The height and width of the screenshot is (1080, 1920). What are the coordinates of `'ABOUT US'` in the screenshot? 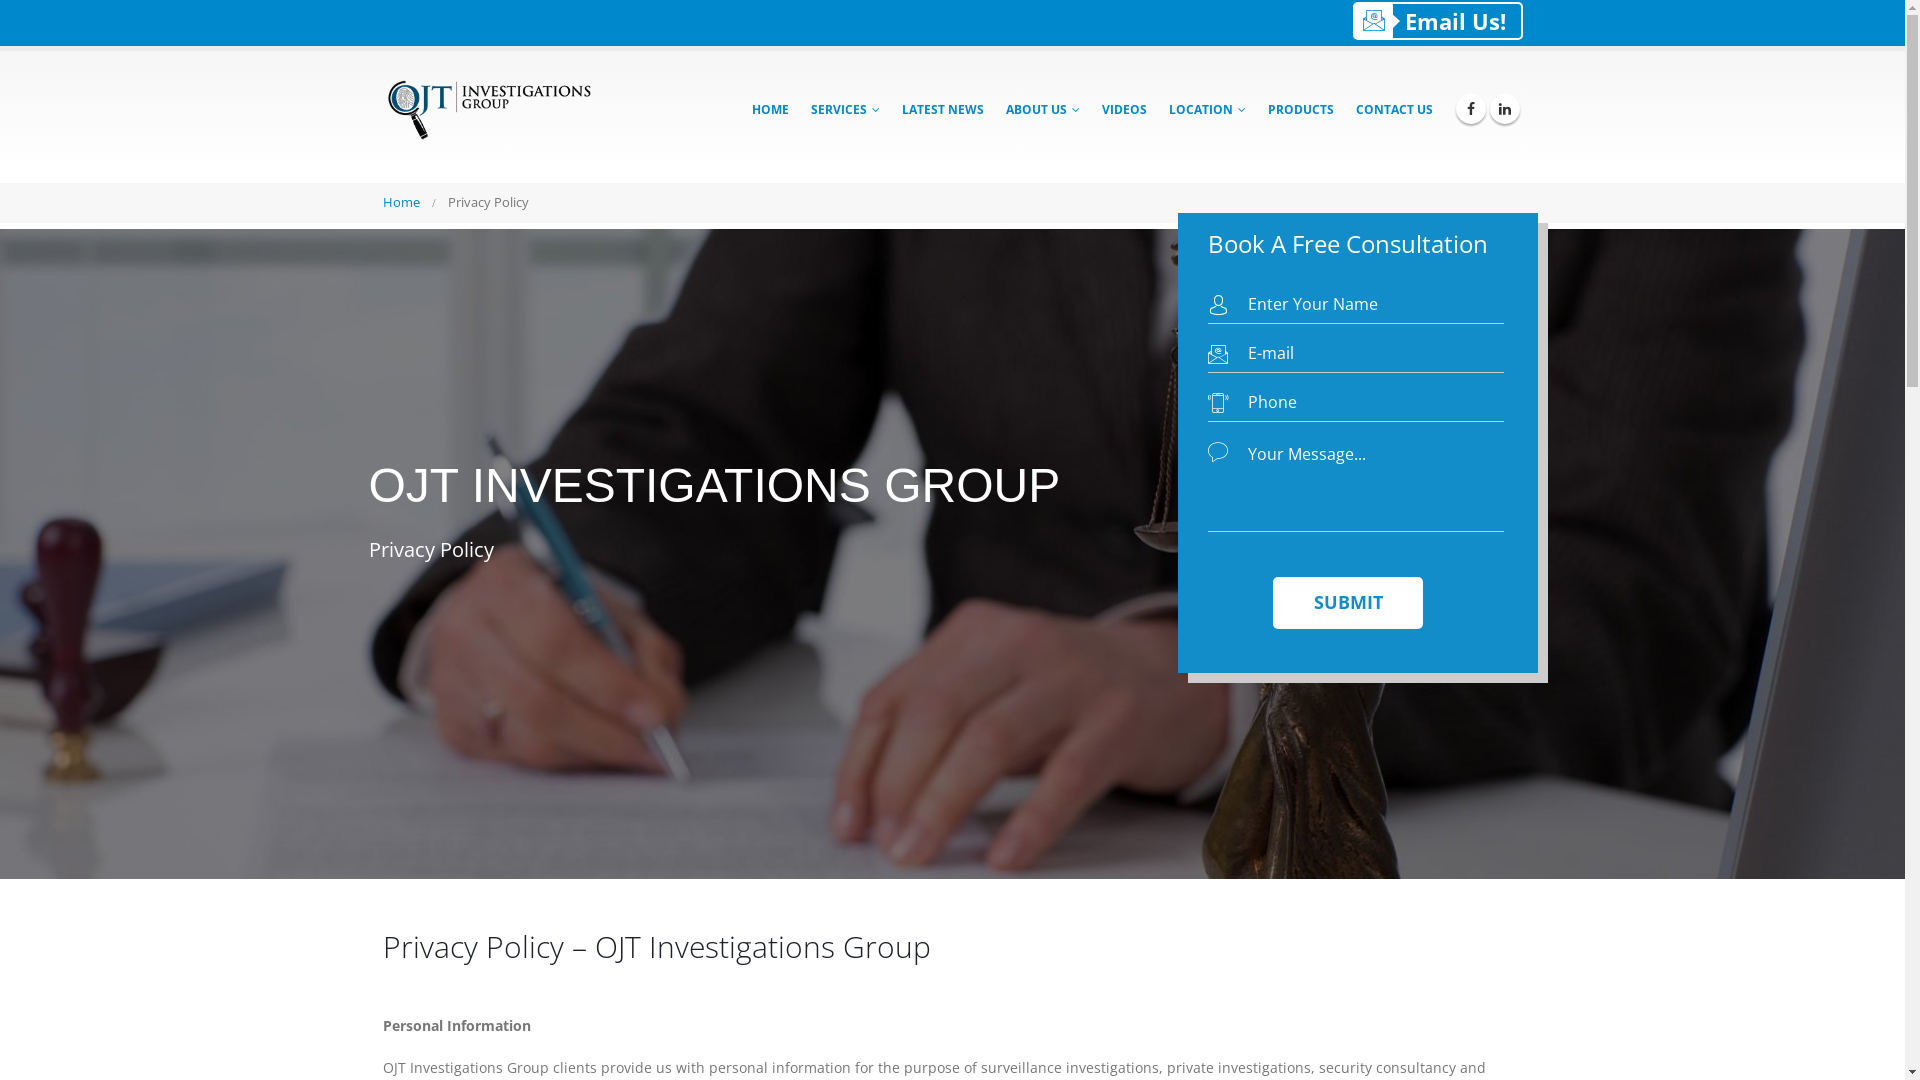 It's located at (1041, 109).